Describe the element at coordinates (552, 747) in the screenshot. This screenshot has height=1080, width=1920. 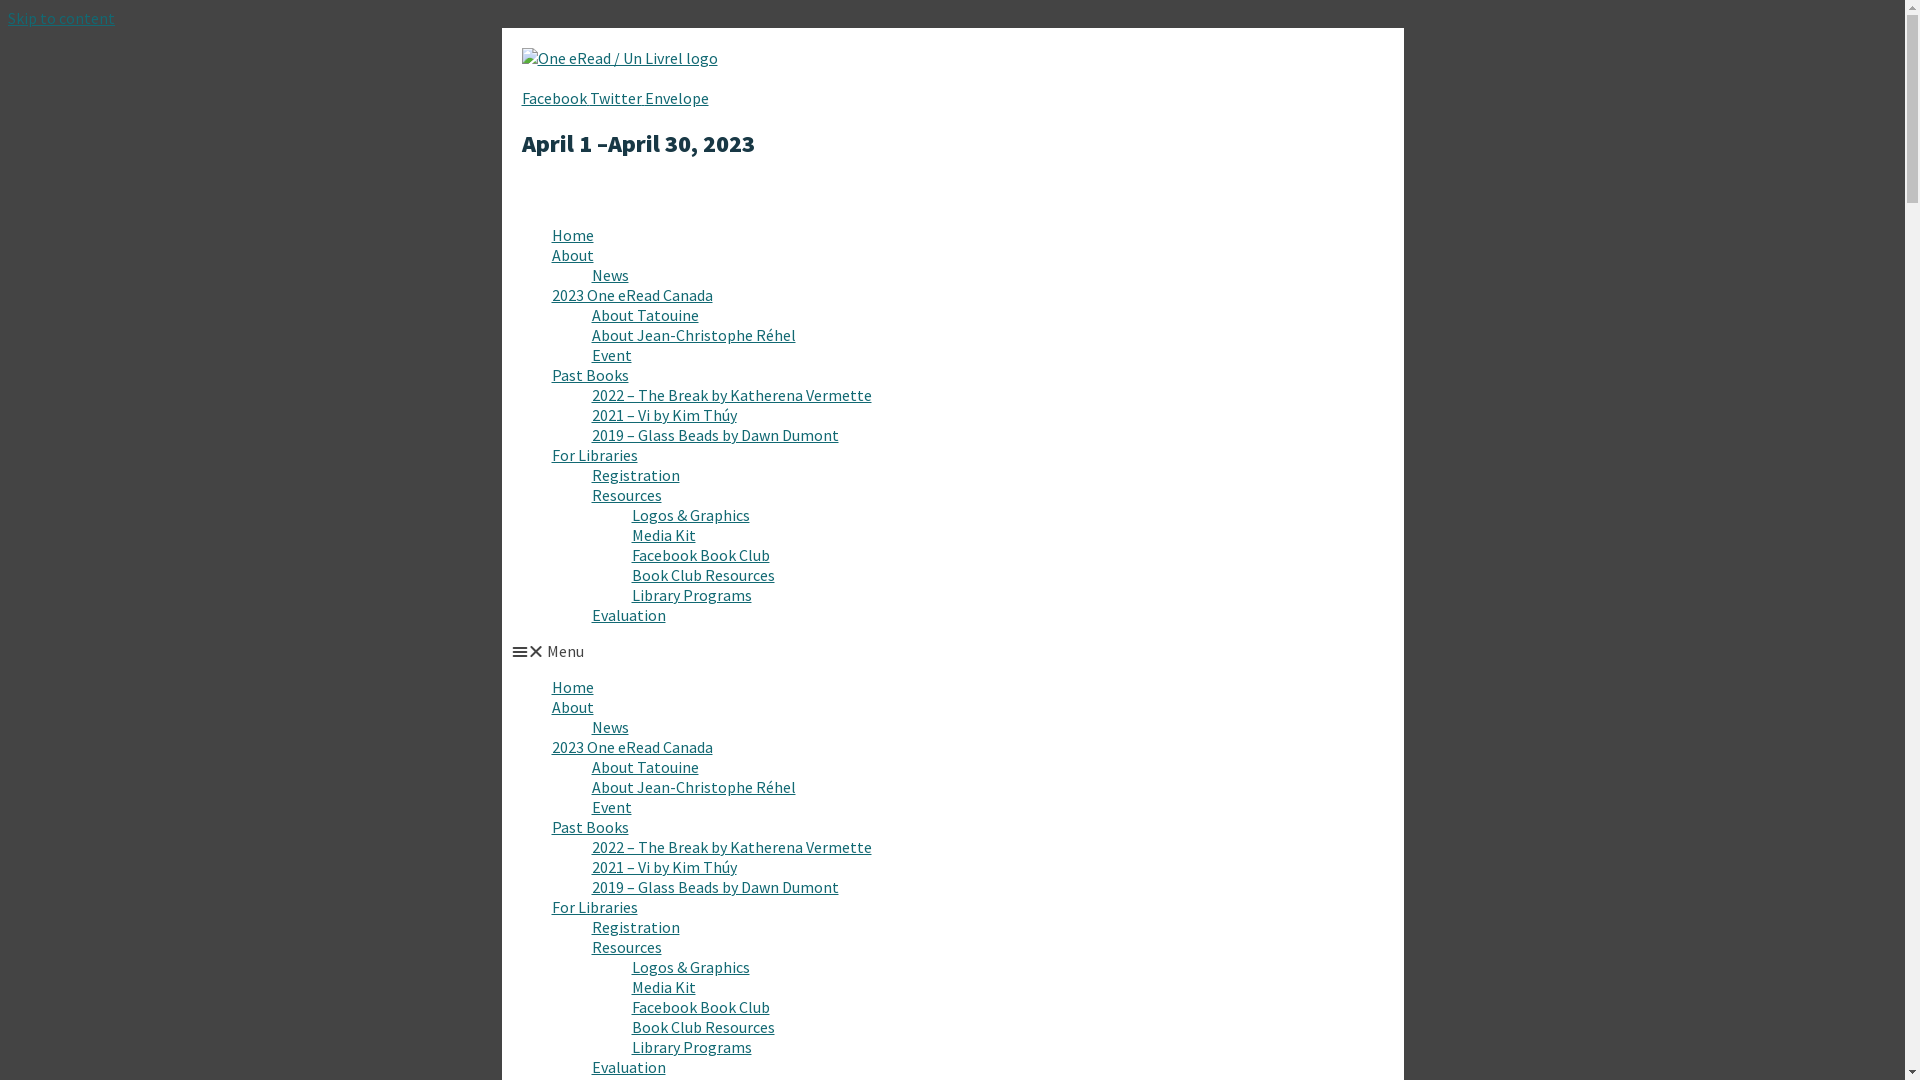
I see `'2023 One eRead Canada'` at that location.